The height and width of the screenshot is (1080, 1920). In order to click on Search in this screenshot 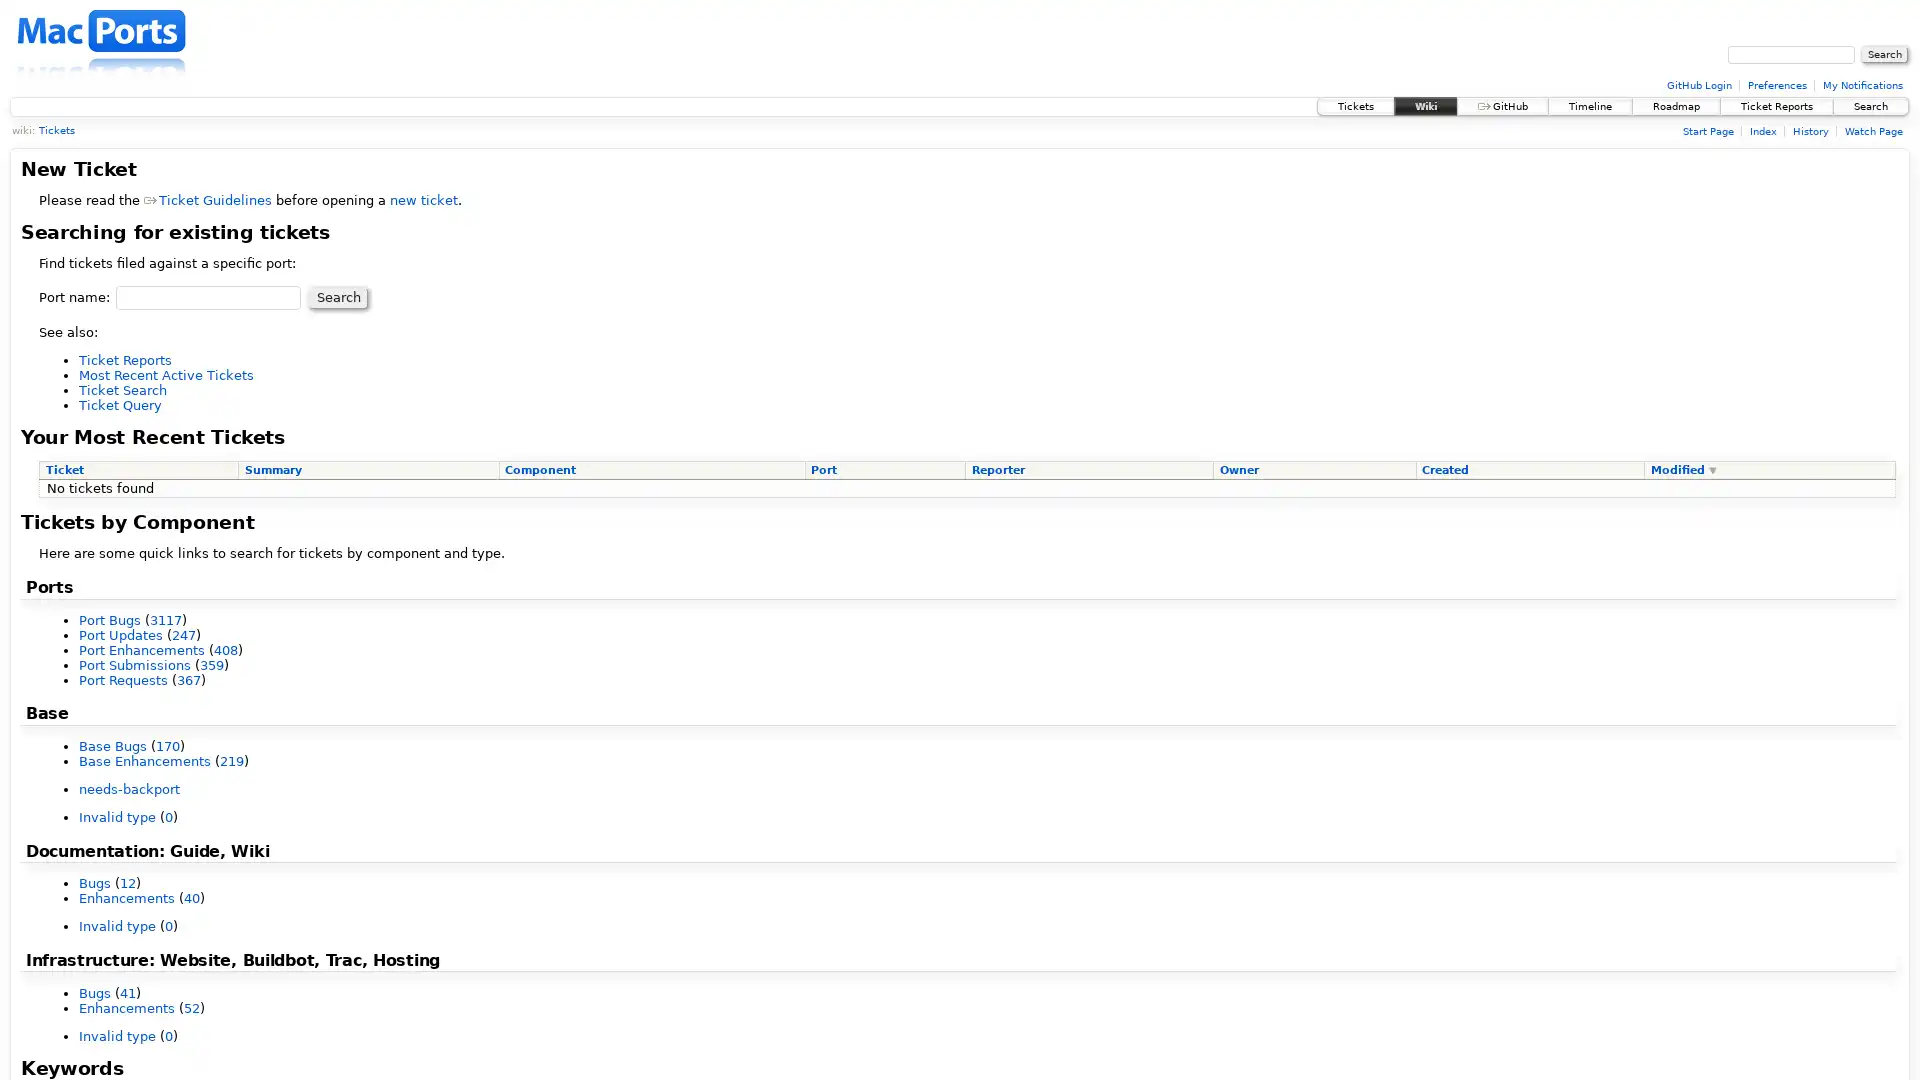, I will do `click(1884, 53)`.